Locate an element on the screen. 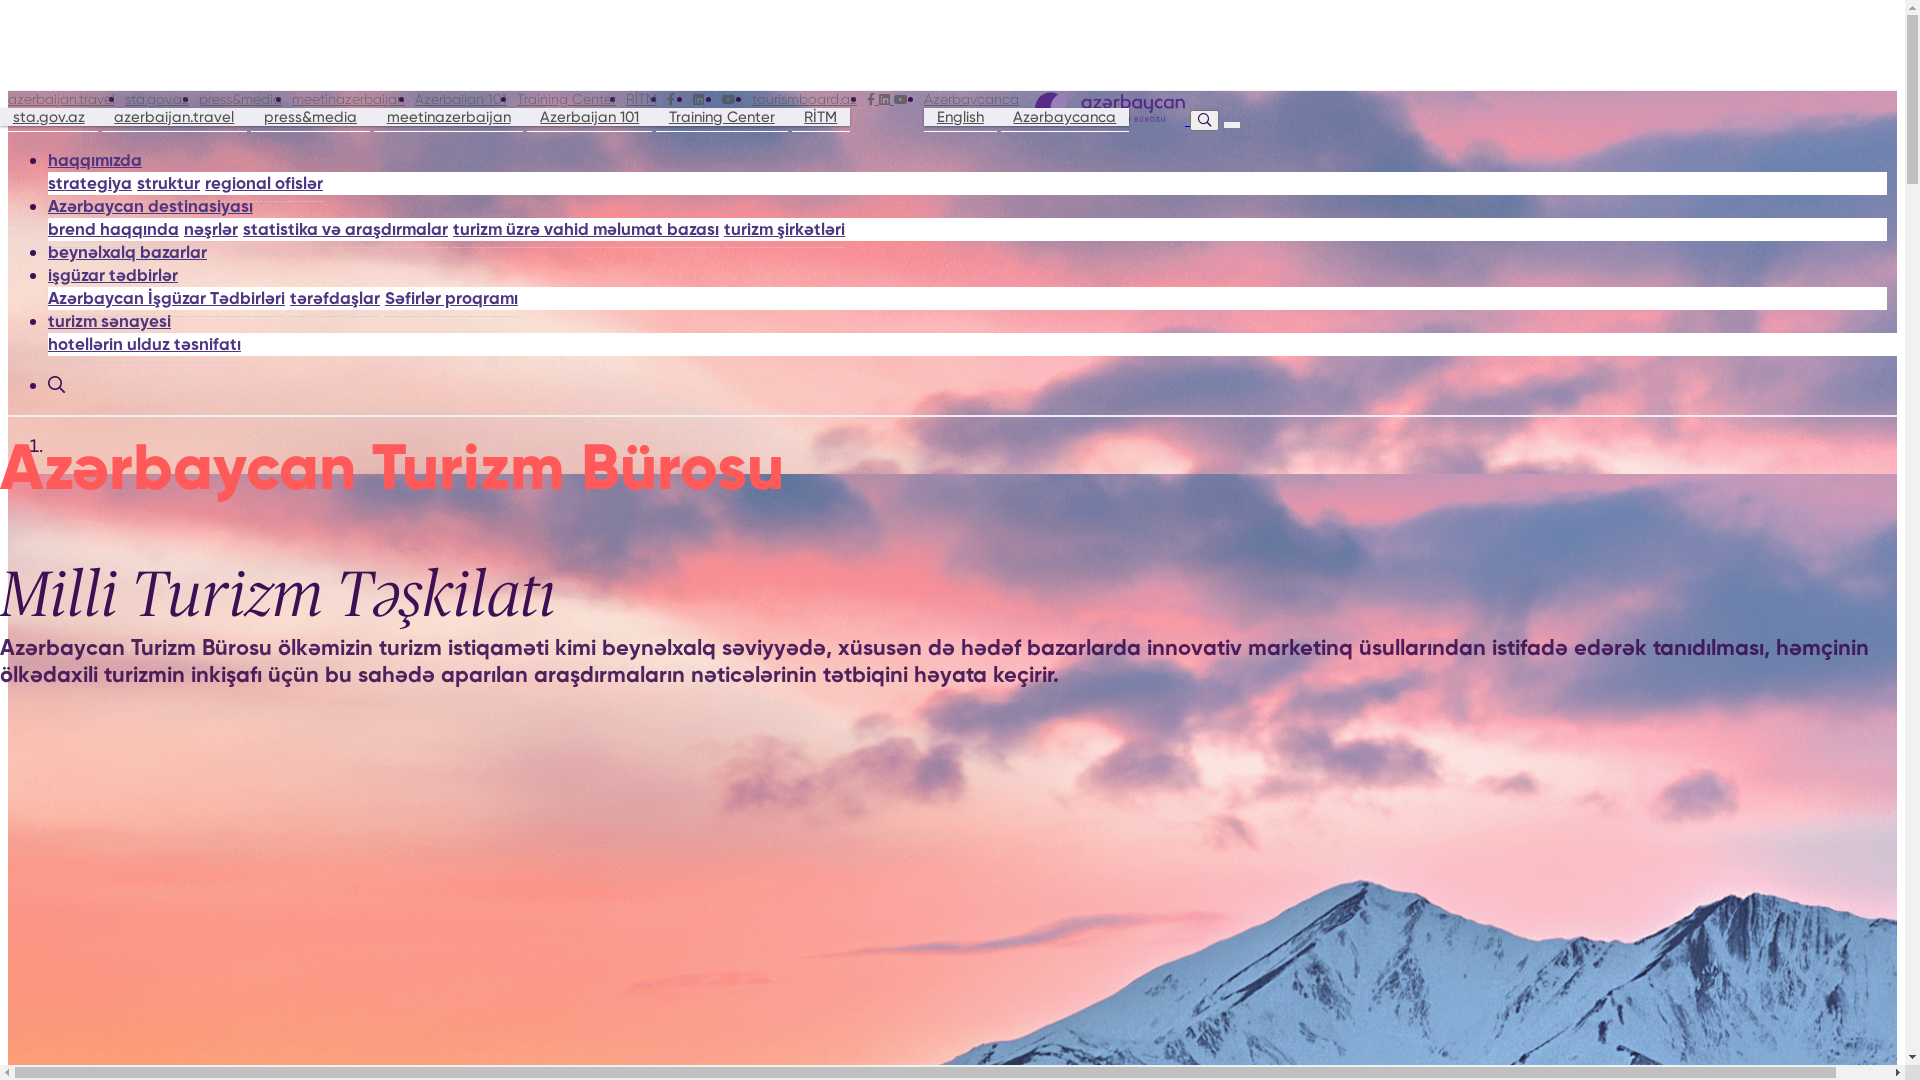 This screenshot has width=1920, height=1080. 'sta.gov.az' is located at coordinates (156, 99).